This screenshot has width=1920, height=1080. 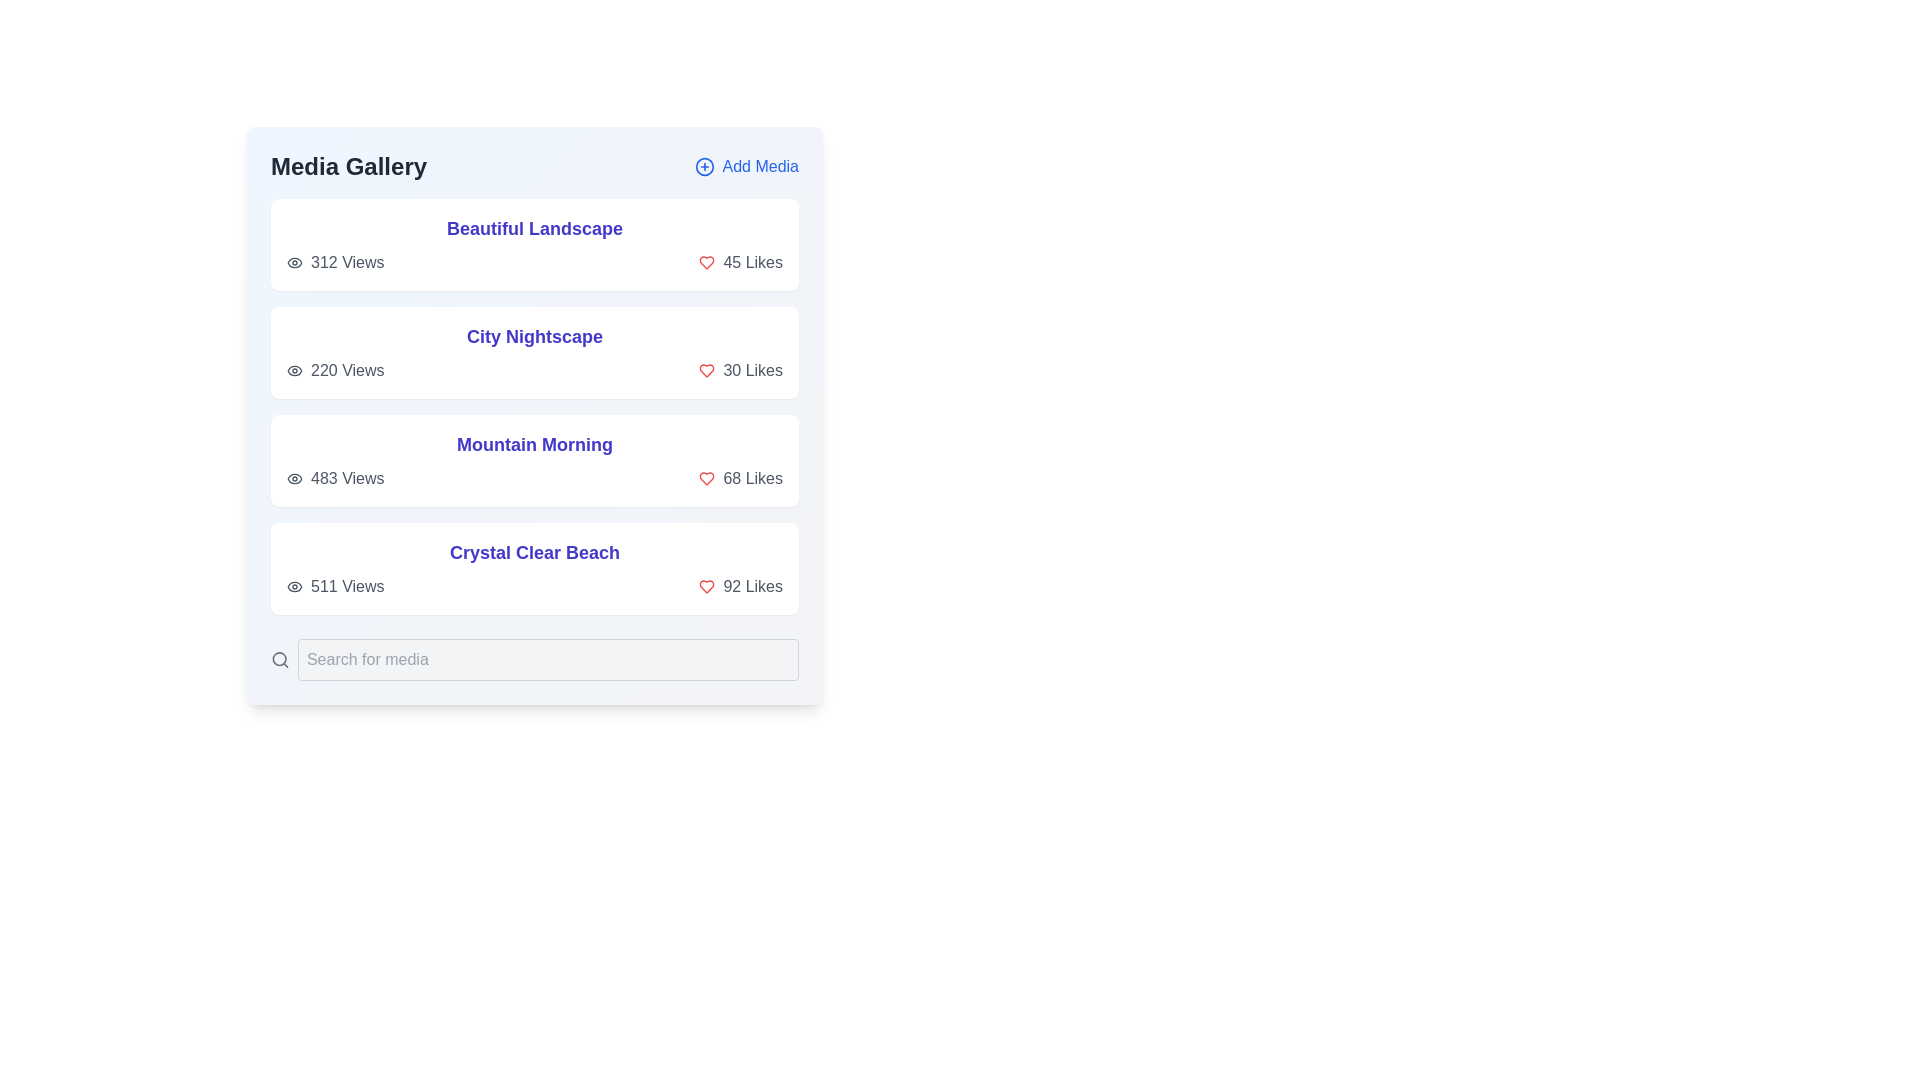 What do you see at coordinates (534, 552) in the screenshot?
I see `the title of the media item Crystal Clear Beach` at bounding box center [534, 552].